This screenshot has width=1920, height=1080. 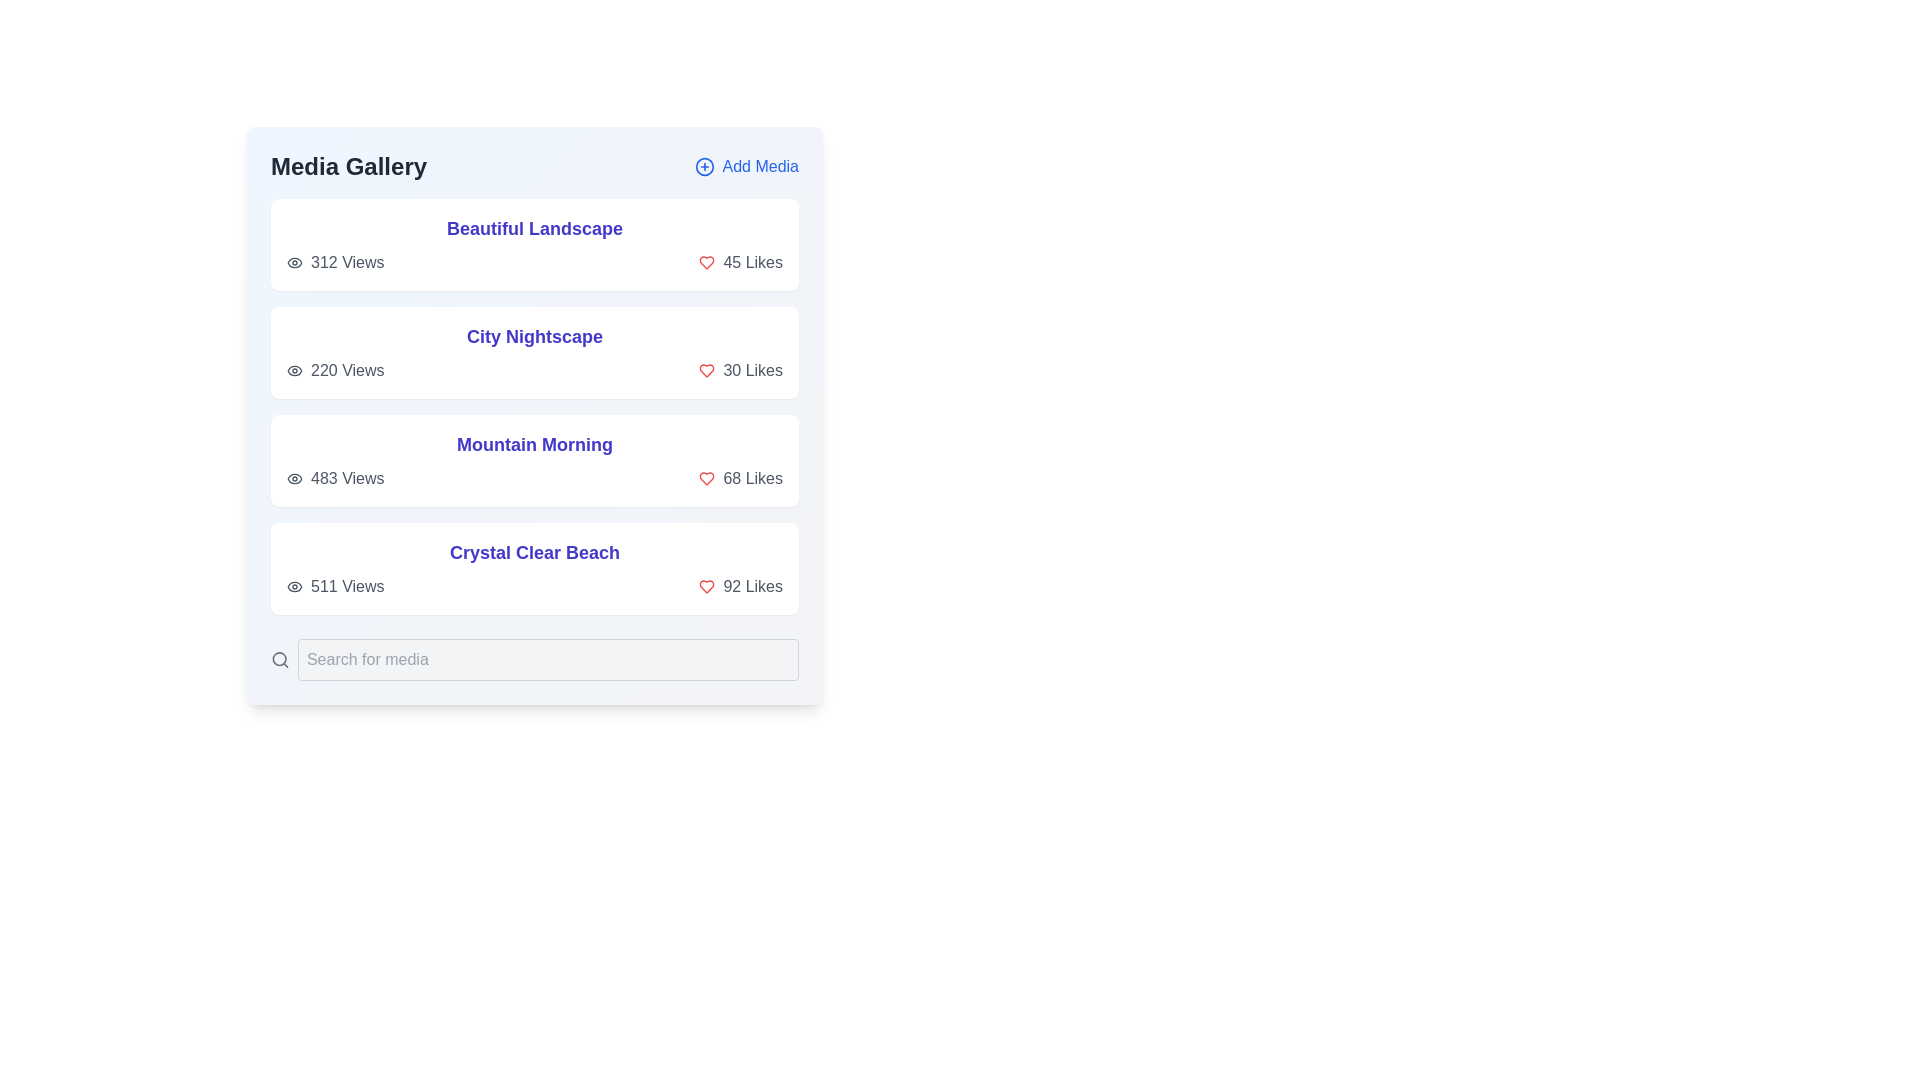 What do you see at coordinates (534, 552) in the screenshot?
I see `the title of the media item Crystal Clear Beach` at bounding box center [534, 552].